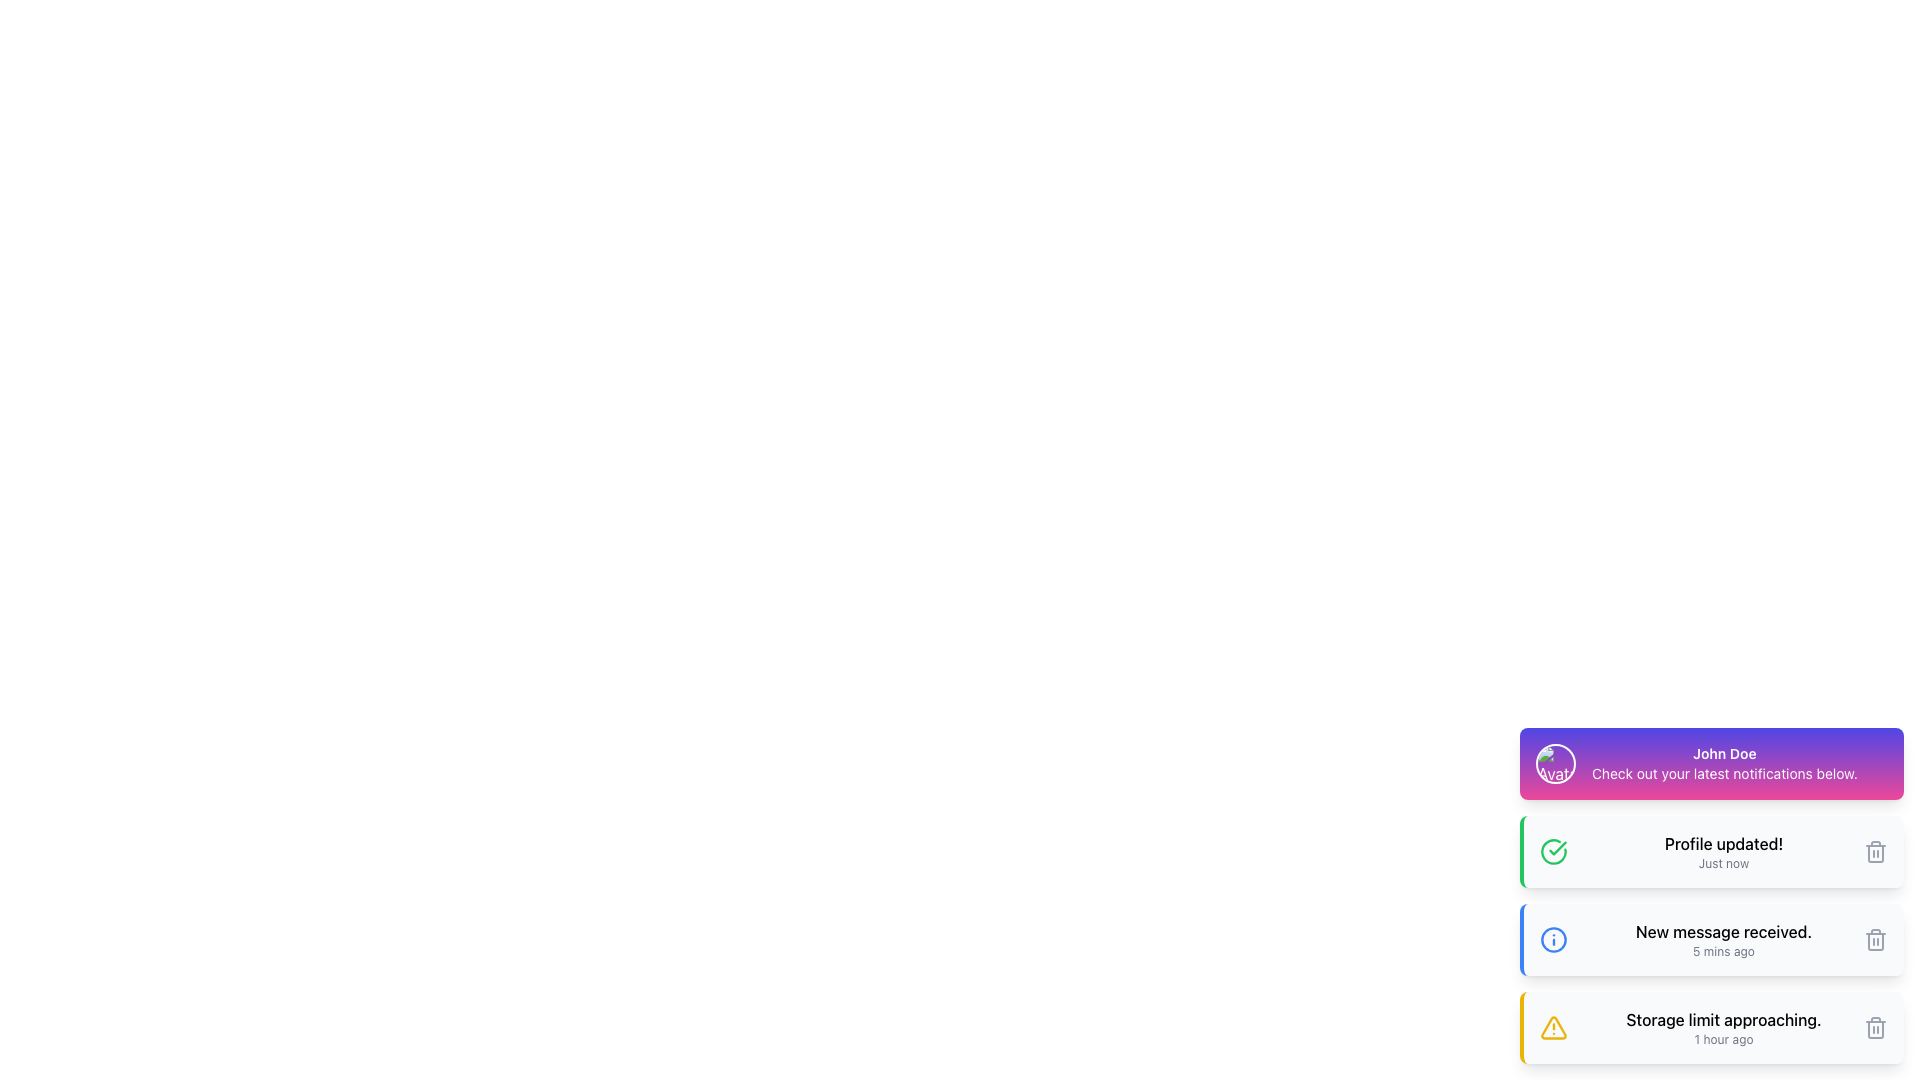 Image resolution: width=1920 pixels, height=1080 pixels. Describe the element at coordinates (1553, 852) in the screenshot. I see `the positive status icon located in the upper-left corner of the first notification card, adjacent to the text 'Profile updated!'` at that location.